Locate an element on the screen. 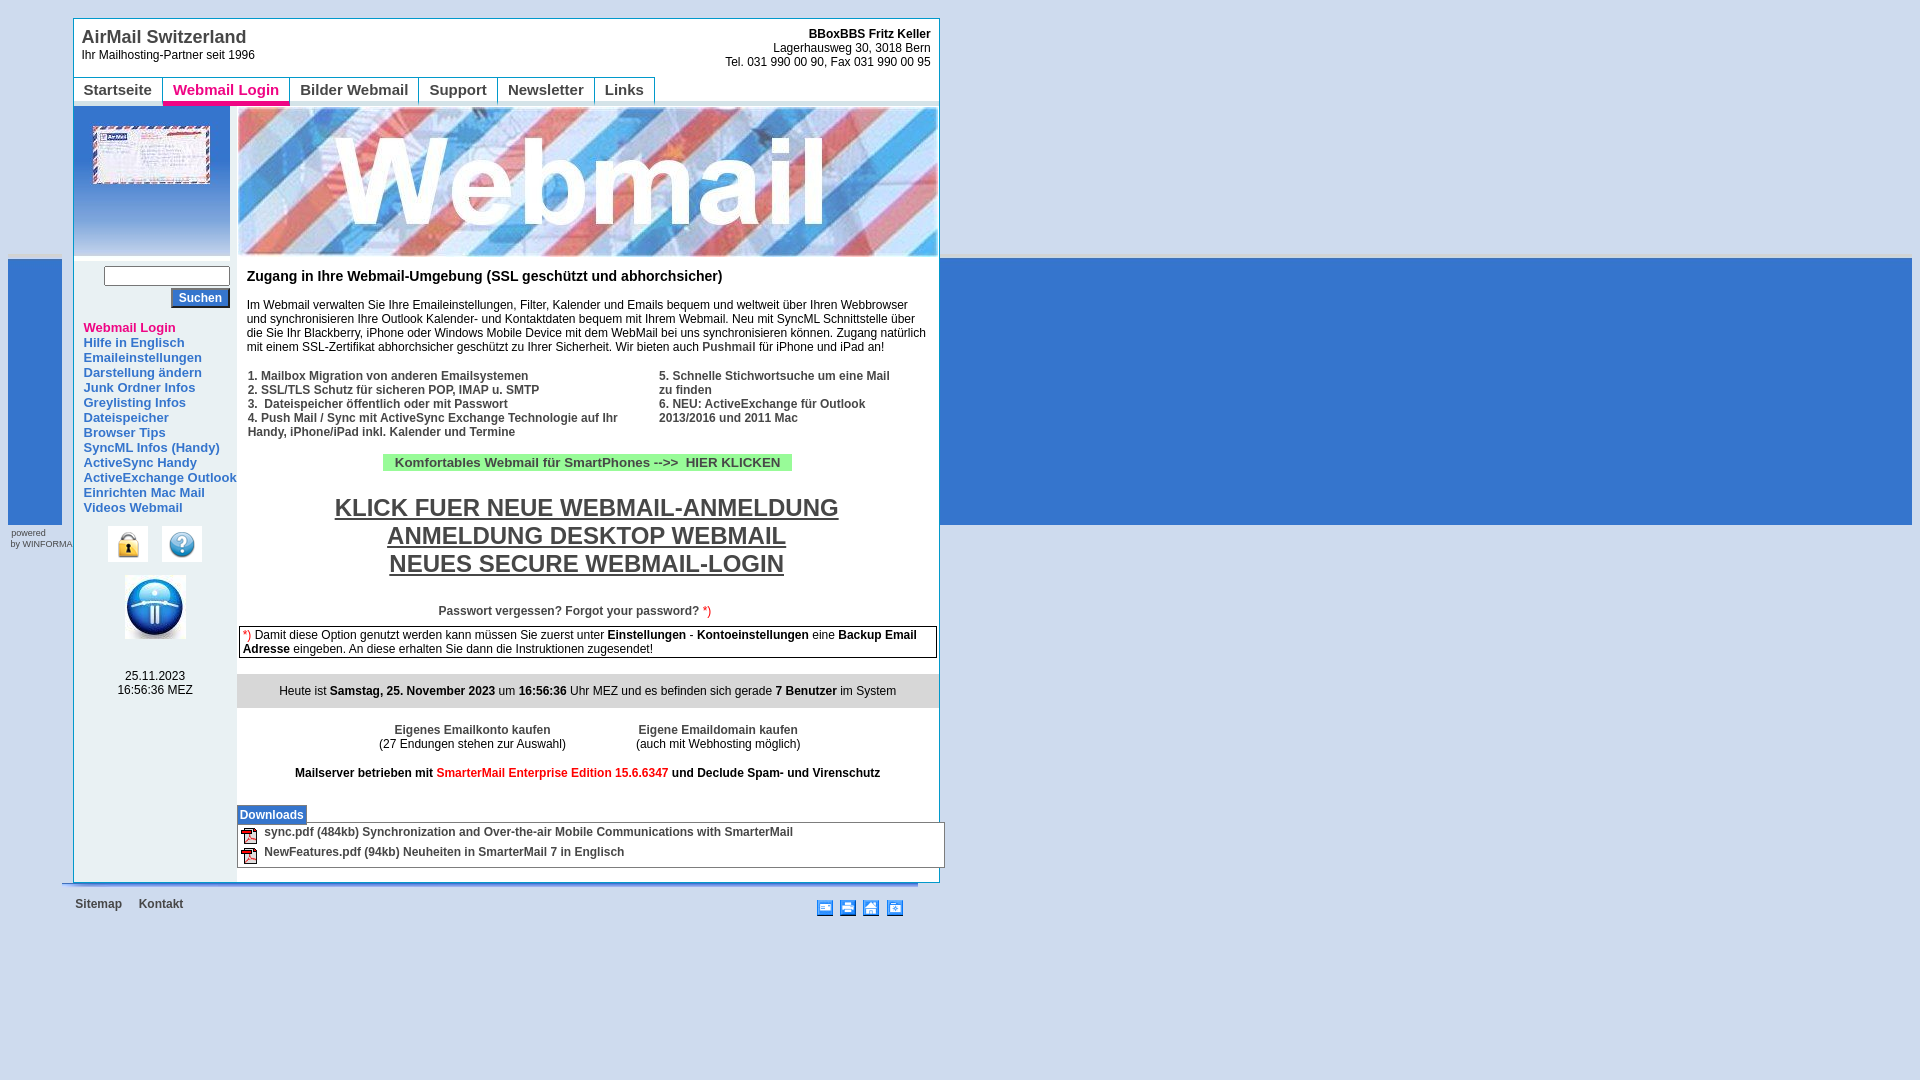 The image size is (1920, 1080). 'Dateispeicher' is located at coordinates (120, 416).